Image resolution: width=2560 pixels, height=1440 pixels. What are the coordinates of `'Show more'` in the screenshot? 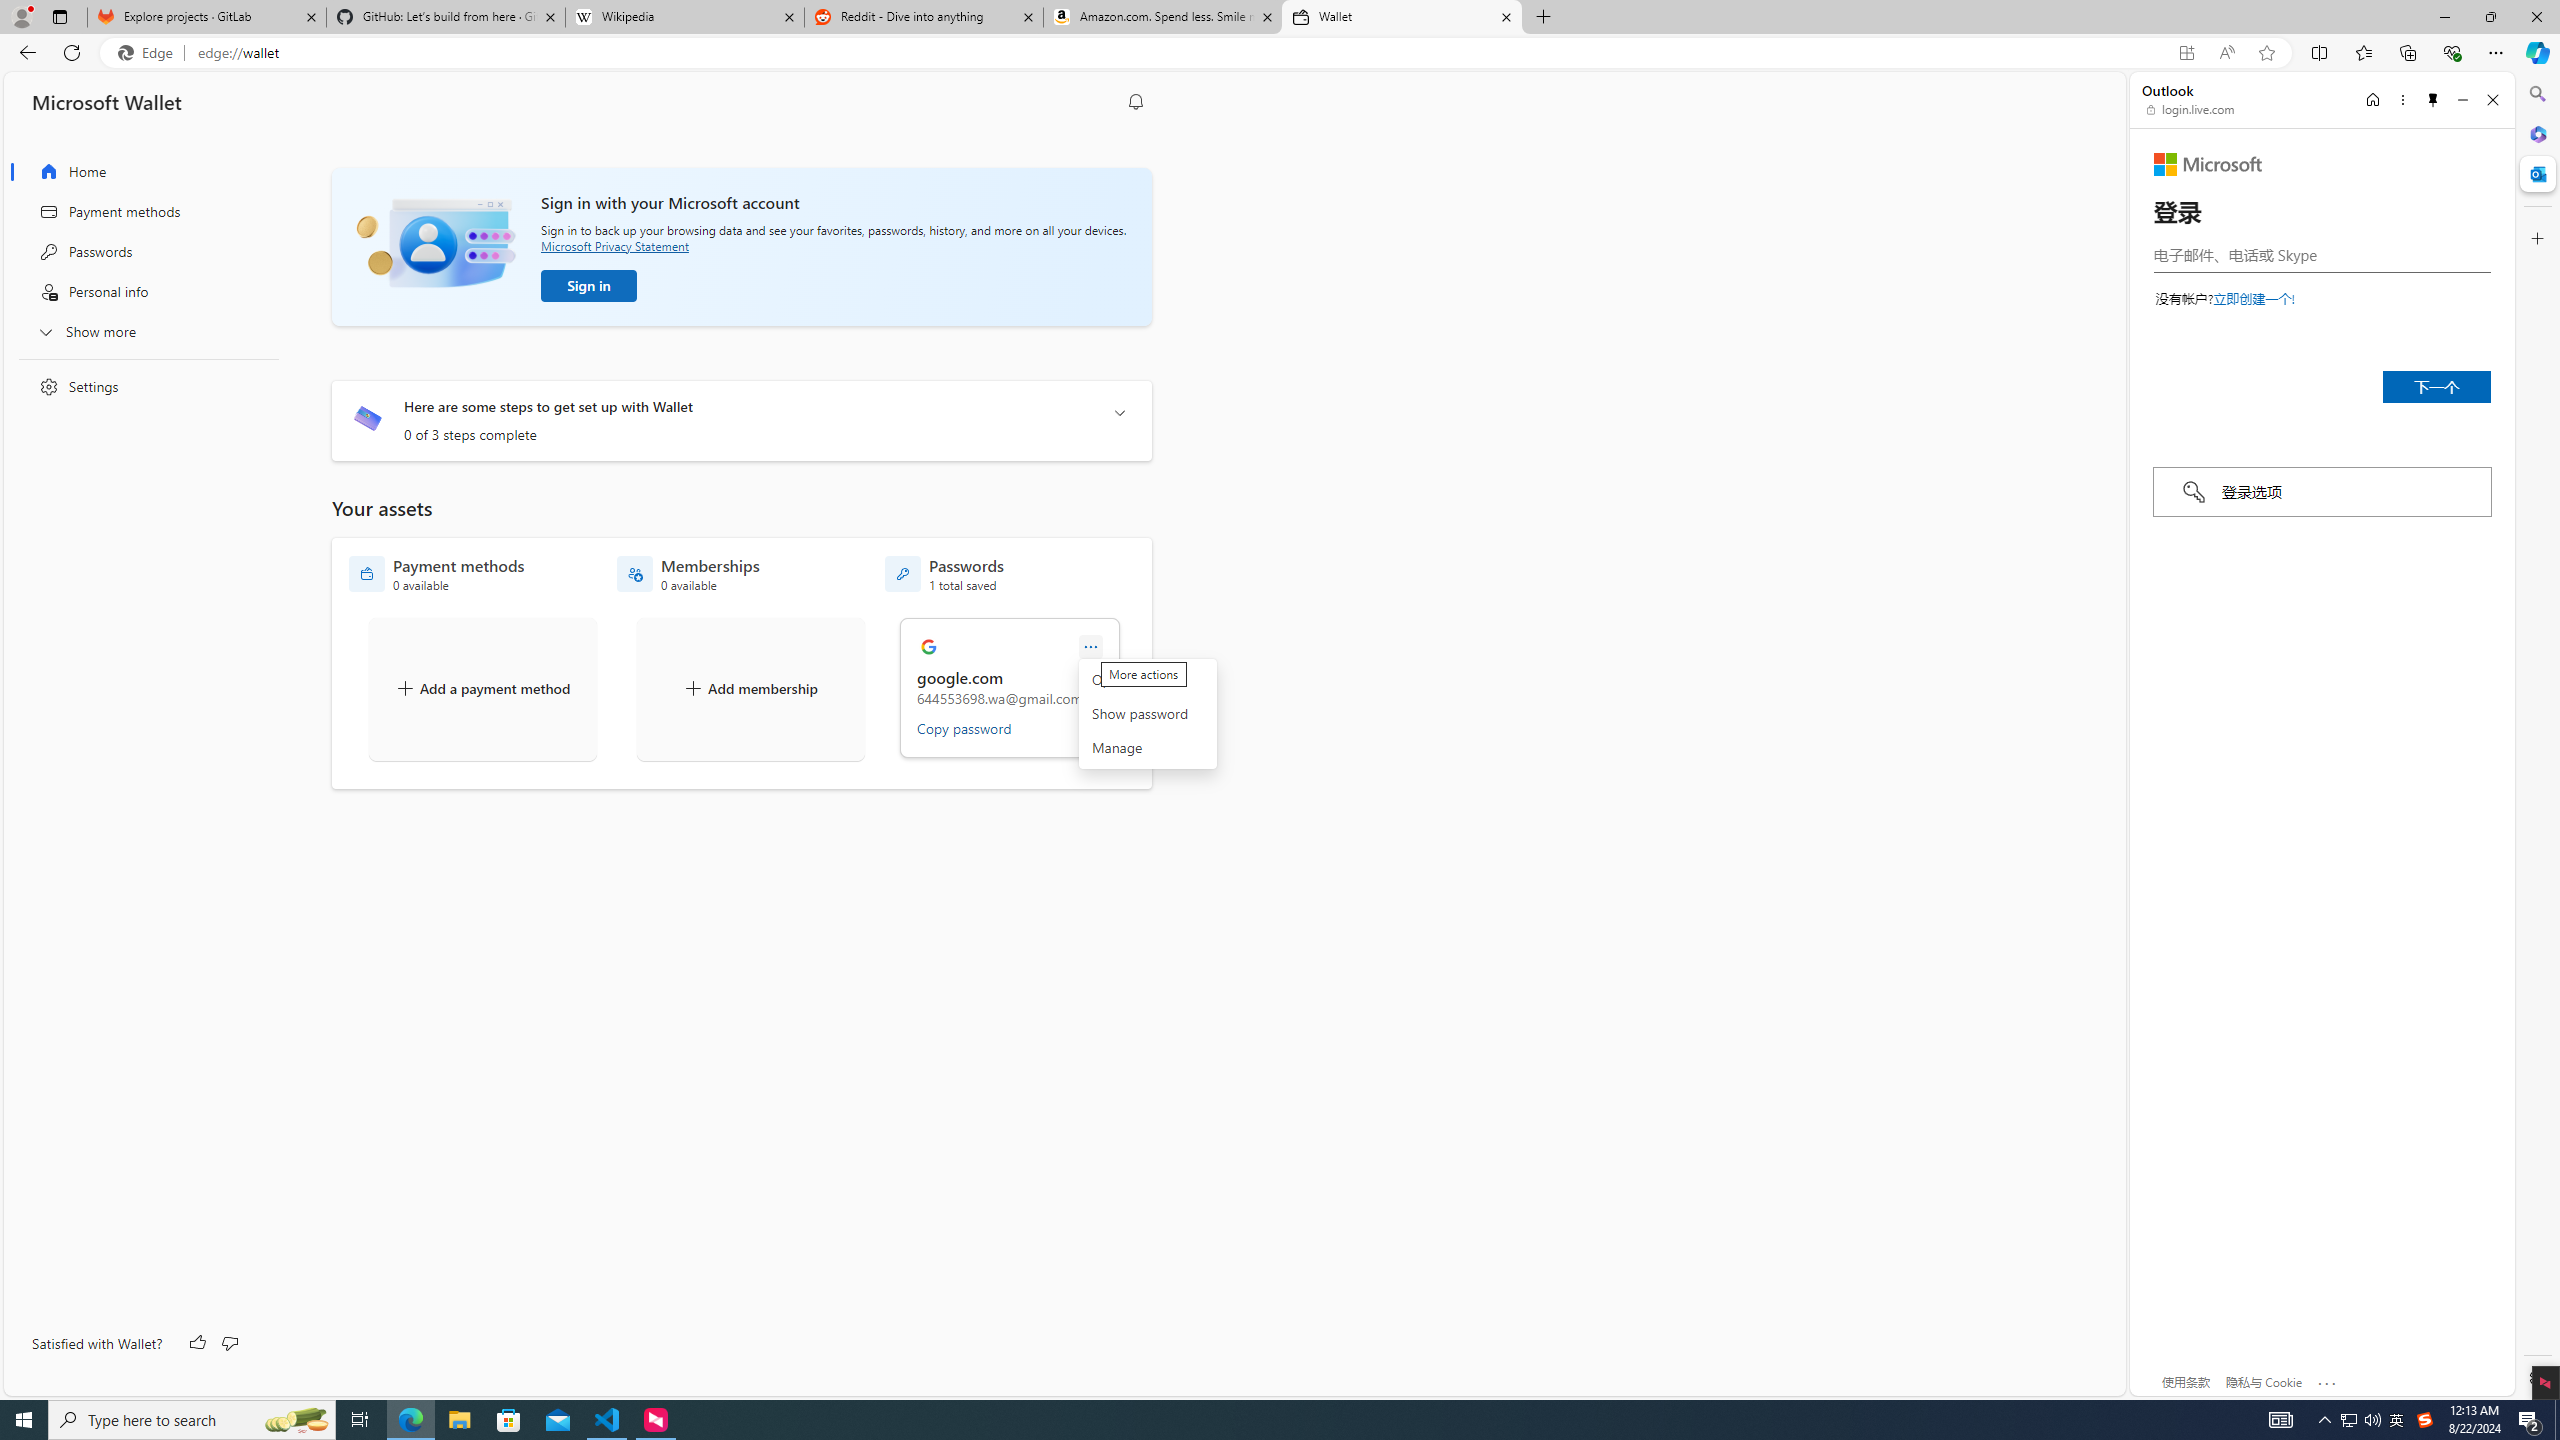 It's located at (142, 330).